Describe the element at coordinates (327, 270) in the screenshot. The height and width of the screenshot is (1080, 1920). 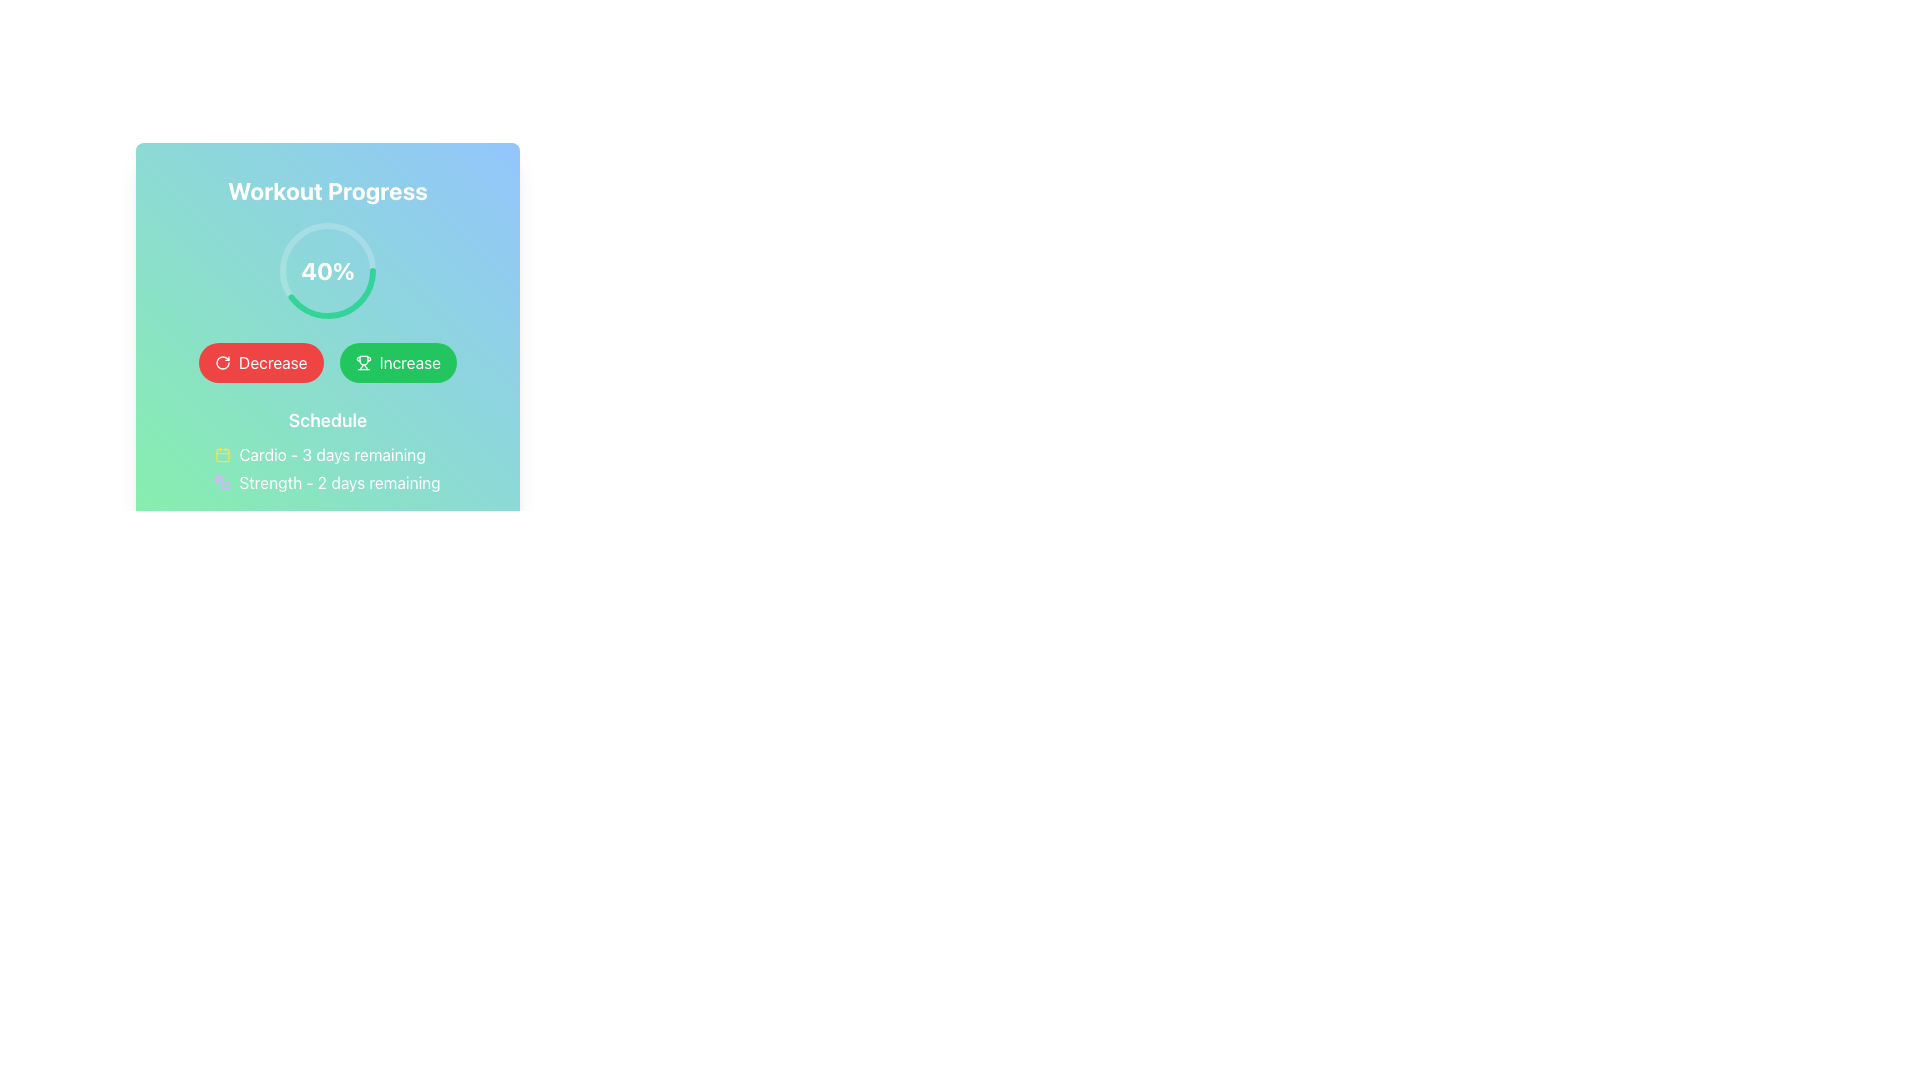
I see `the Circular progress indicator that visually represents workout progress, located centrally within the 'Workout Progress' card` at that location.